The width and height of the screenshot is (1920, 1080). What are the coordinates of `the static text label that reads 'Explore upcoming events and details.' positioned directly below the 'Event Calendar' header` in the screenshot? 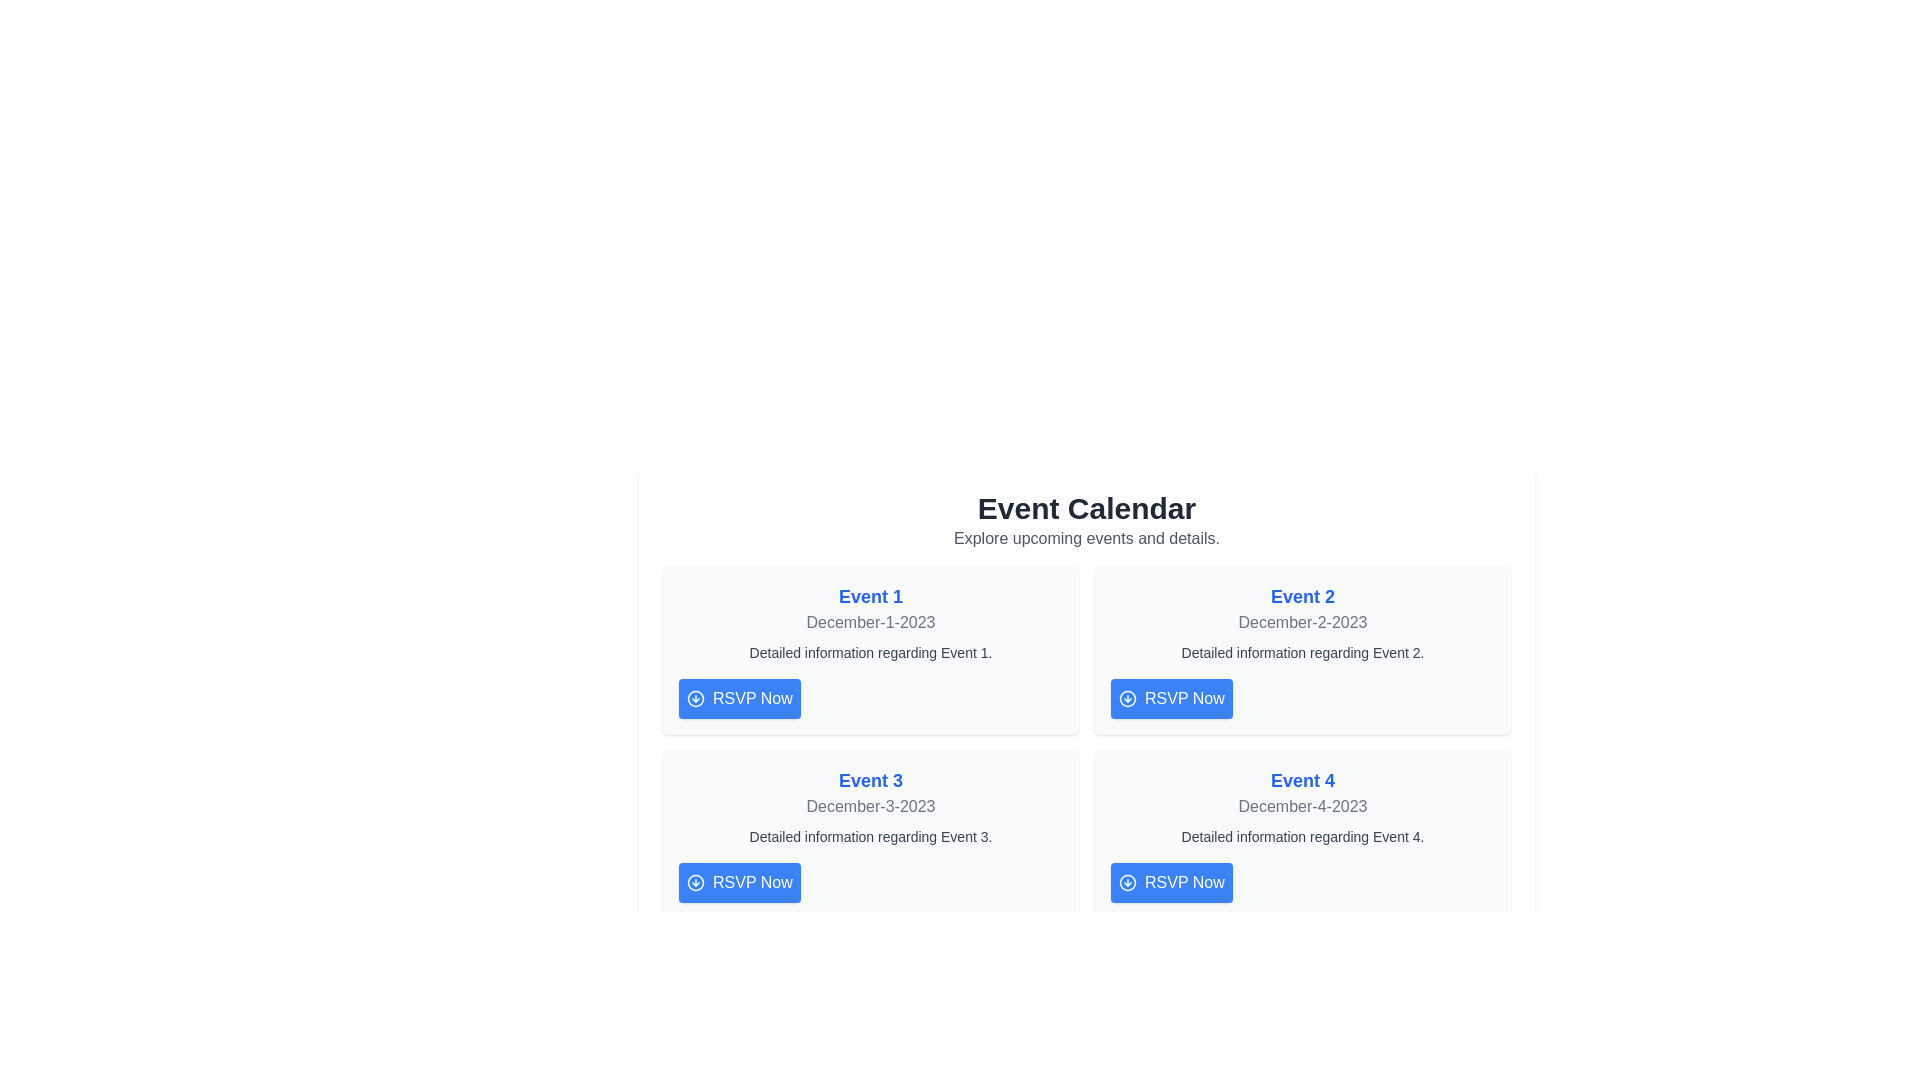 It's located at (1085, 538).